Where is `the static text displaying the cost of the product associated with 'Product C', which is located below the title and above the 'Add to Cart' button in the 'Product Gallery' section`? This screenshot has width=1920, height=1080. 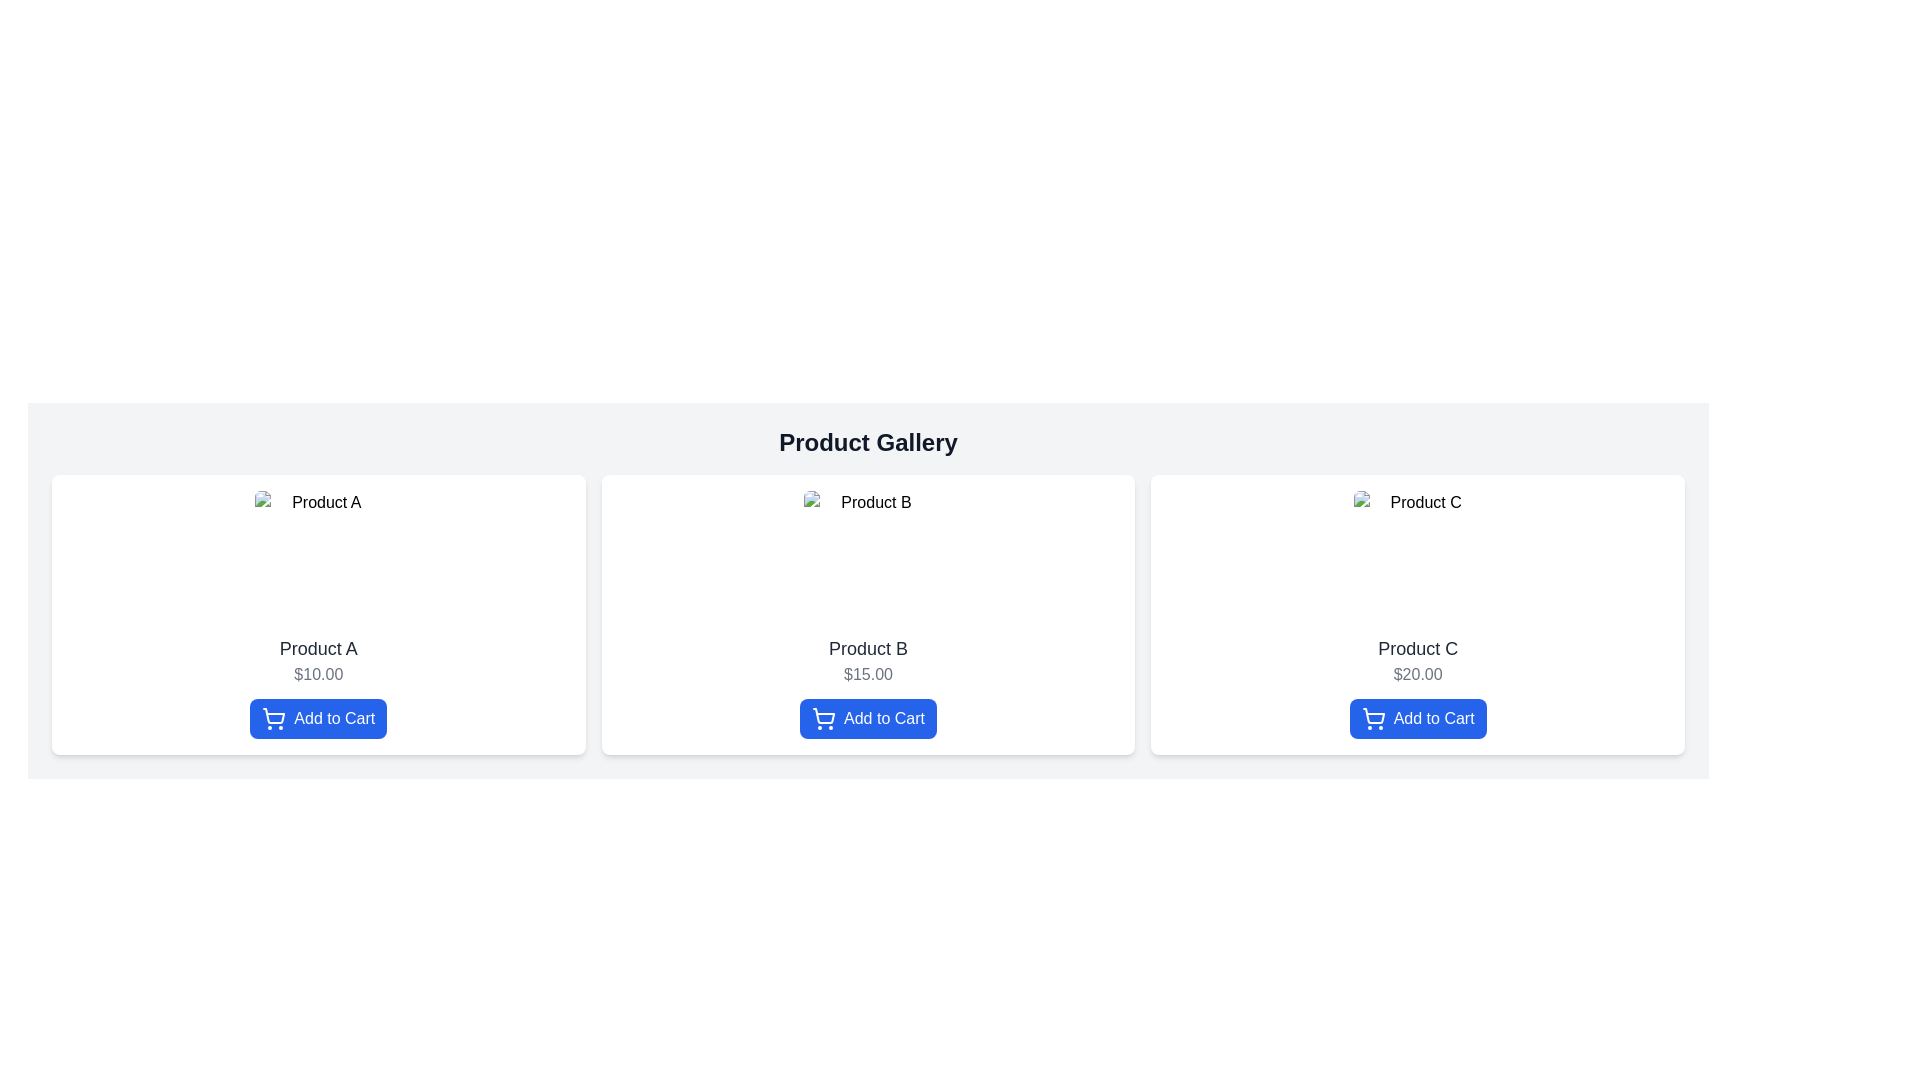
the static text displaying the cost of the product associated with 'Product C', which is located below the title and above the 'Add to Cart' button in the 'Product Gallery' section is located at coordinates (1417, 675).